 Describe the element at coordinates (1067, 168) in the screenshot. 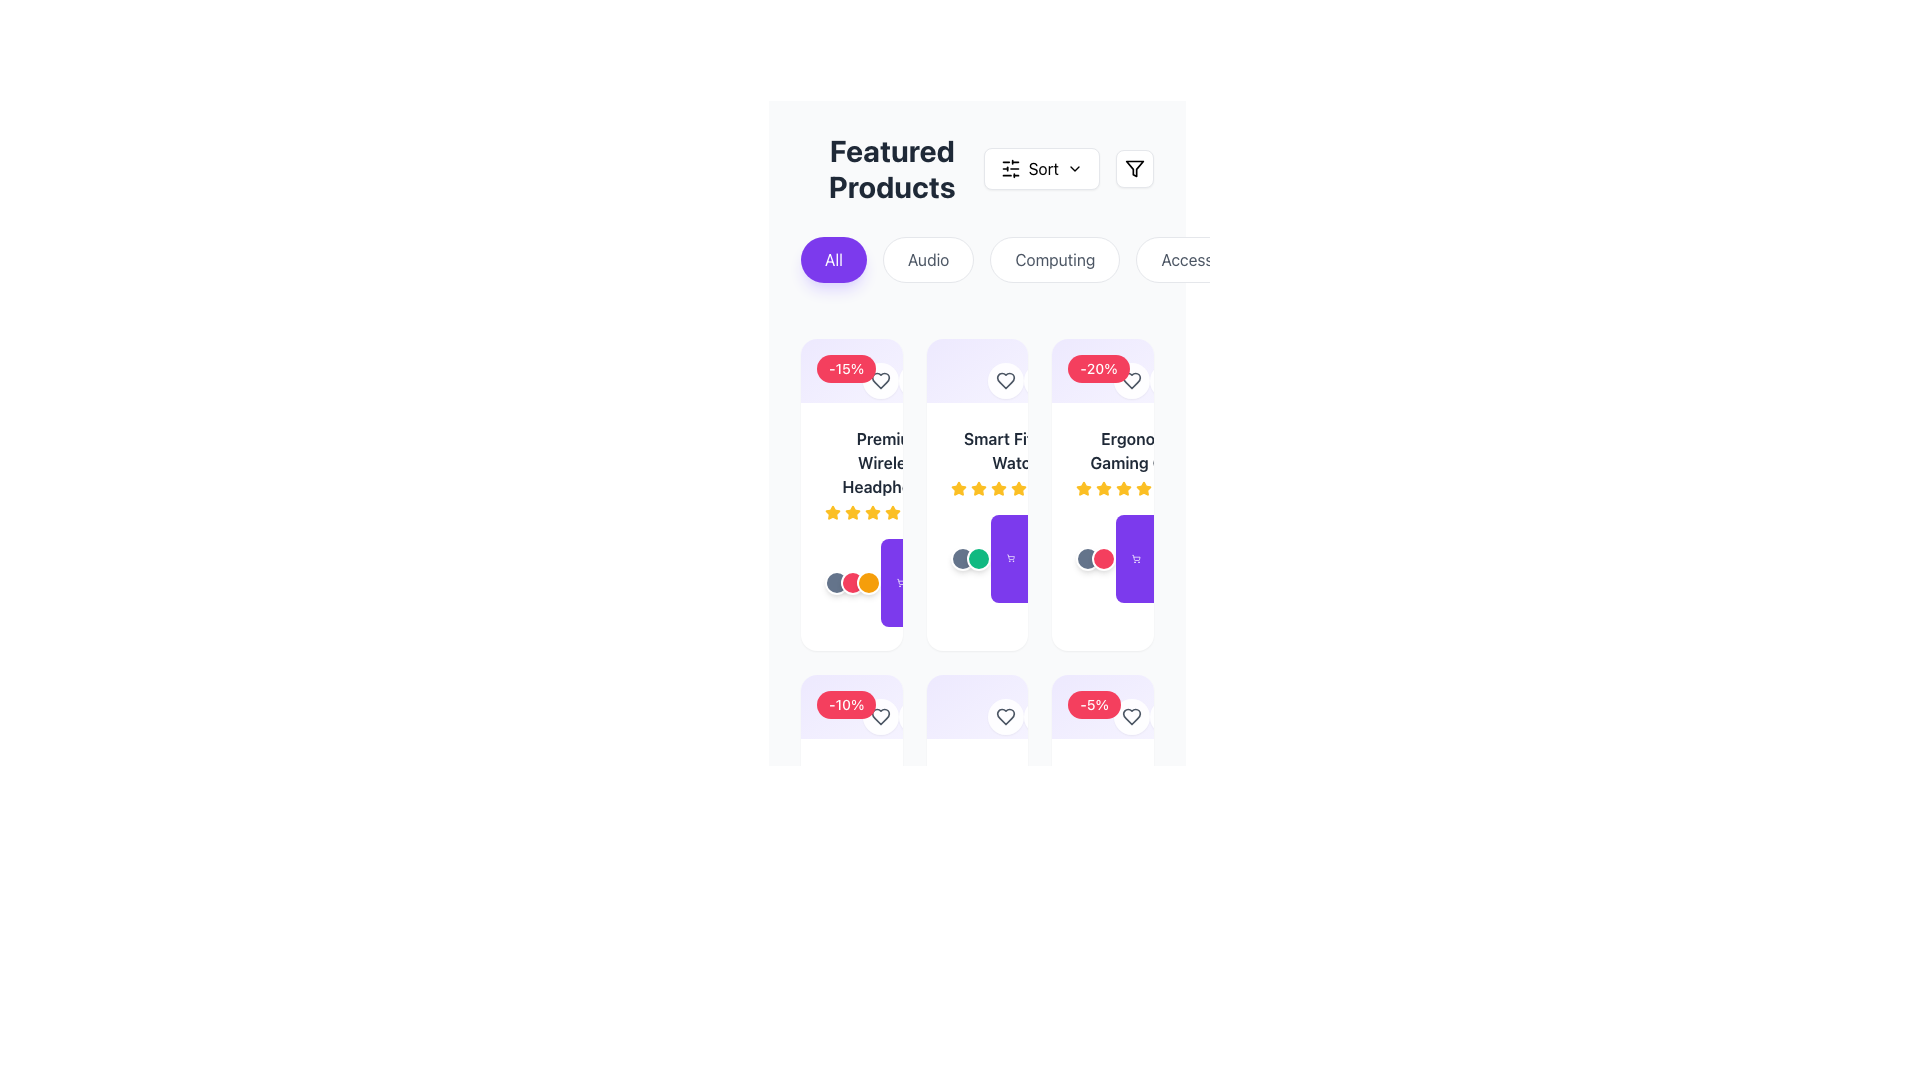

I see `the 'Sort' button, which is a composite UI component consisting of a label and two icons (horizontal sliders and a downward-pointing chevron), positioned to the right of the 'Featured Products' label` at that location.